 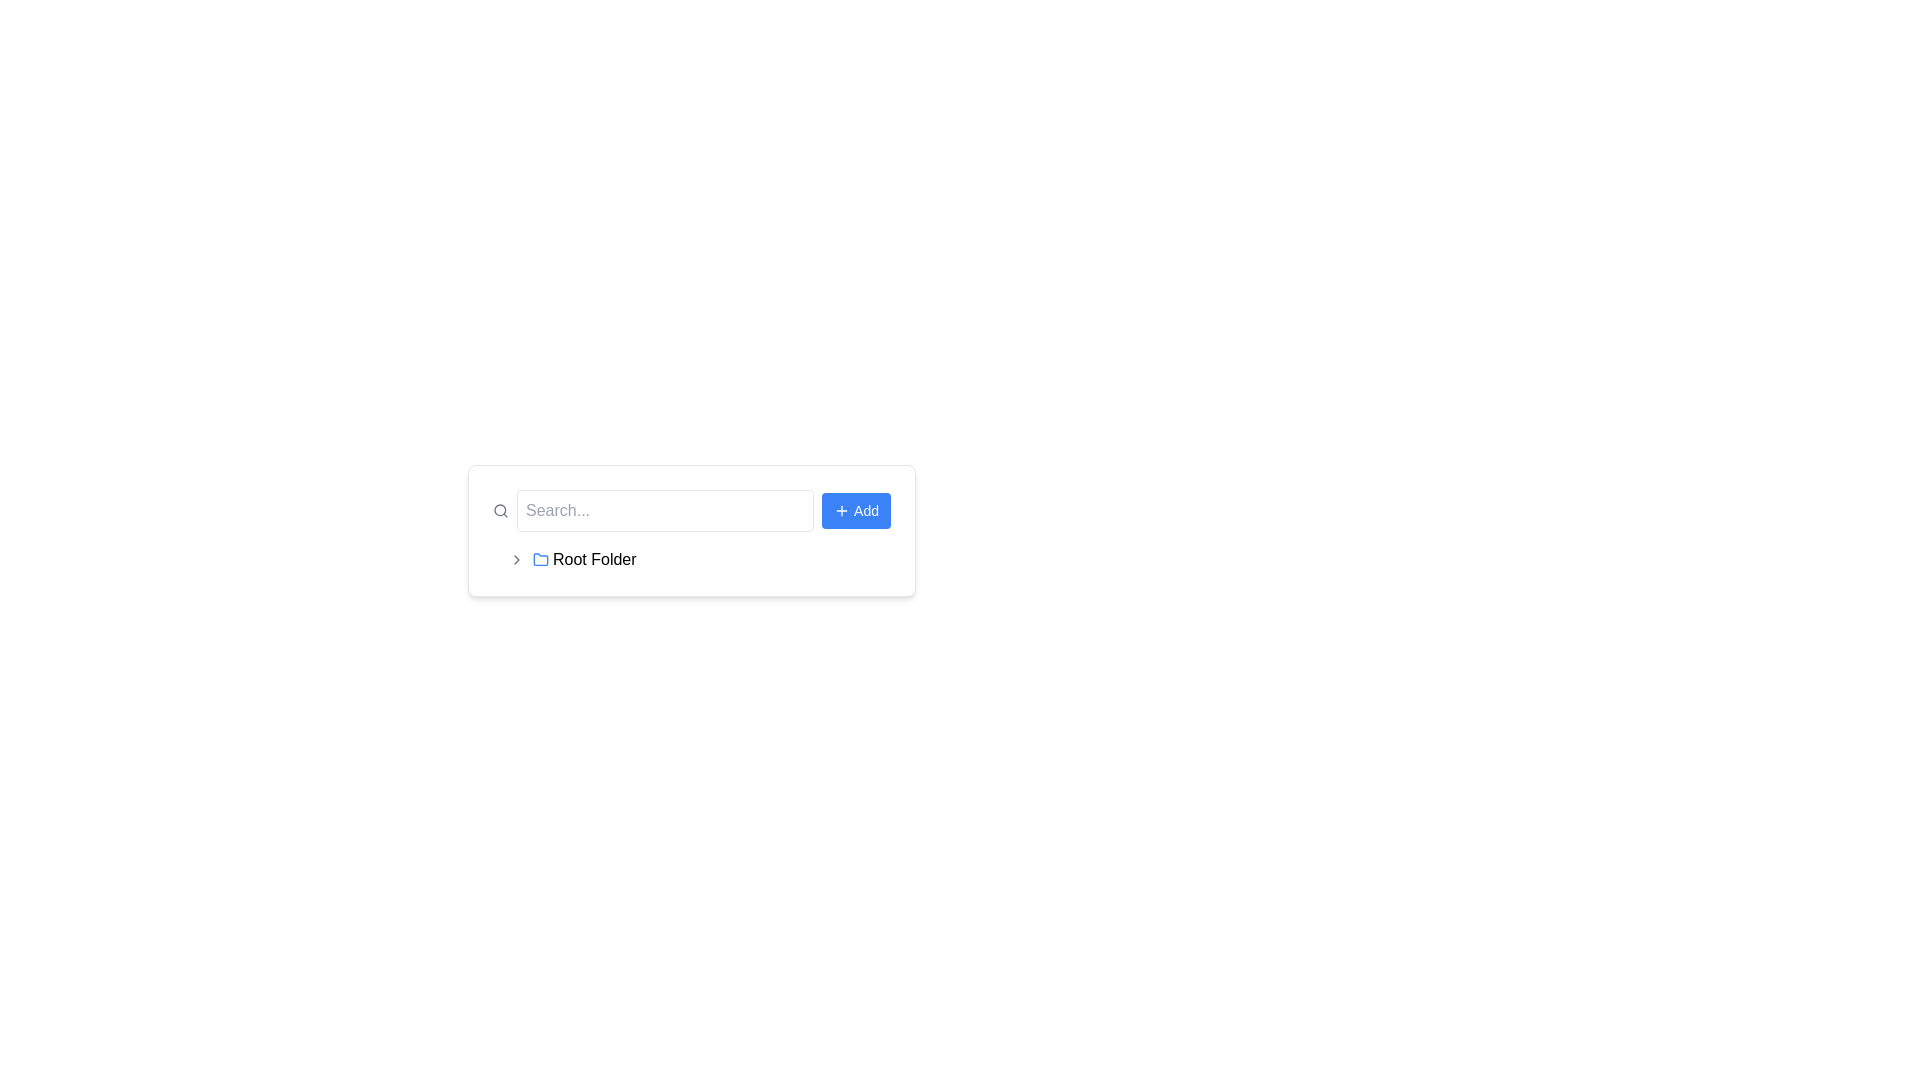 What do you see at coordinates (842, 509) in the screenshot?
I see `the SVG icon representing the addition functionality located on the left side of the 'Add' button, which is positioned to the right of the search bar` at bounding box center [842, 509].